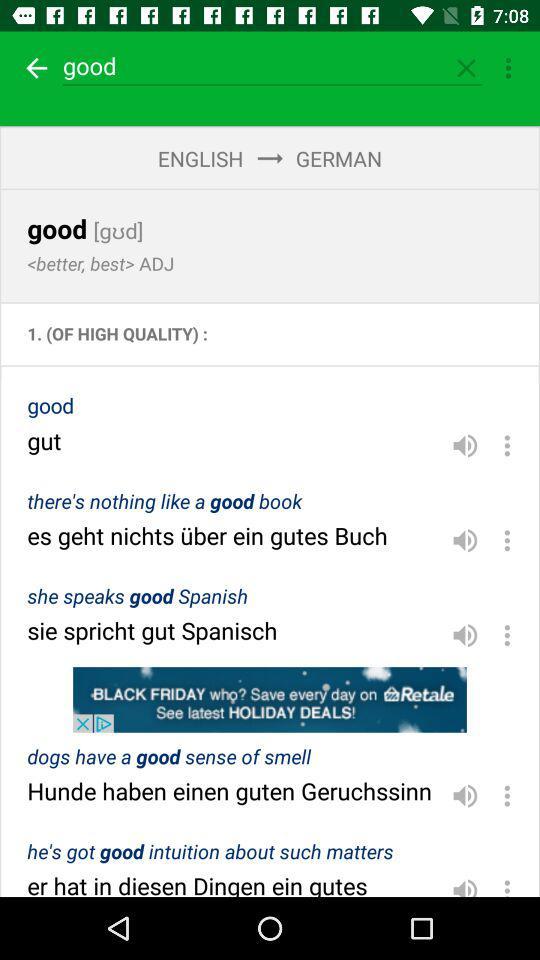 This screenshot has width=540, height=960. What do you see at coordinates (507, 445) in the screenshot?
I see `options` at bounding box center [507, 445].